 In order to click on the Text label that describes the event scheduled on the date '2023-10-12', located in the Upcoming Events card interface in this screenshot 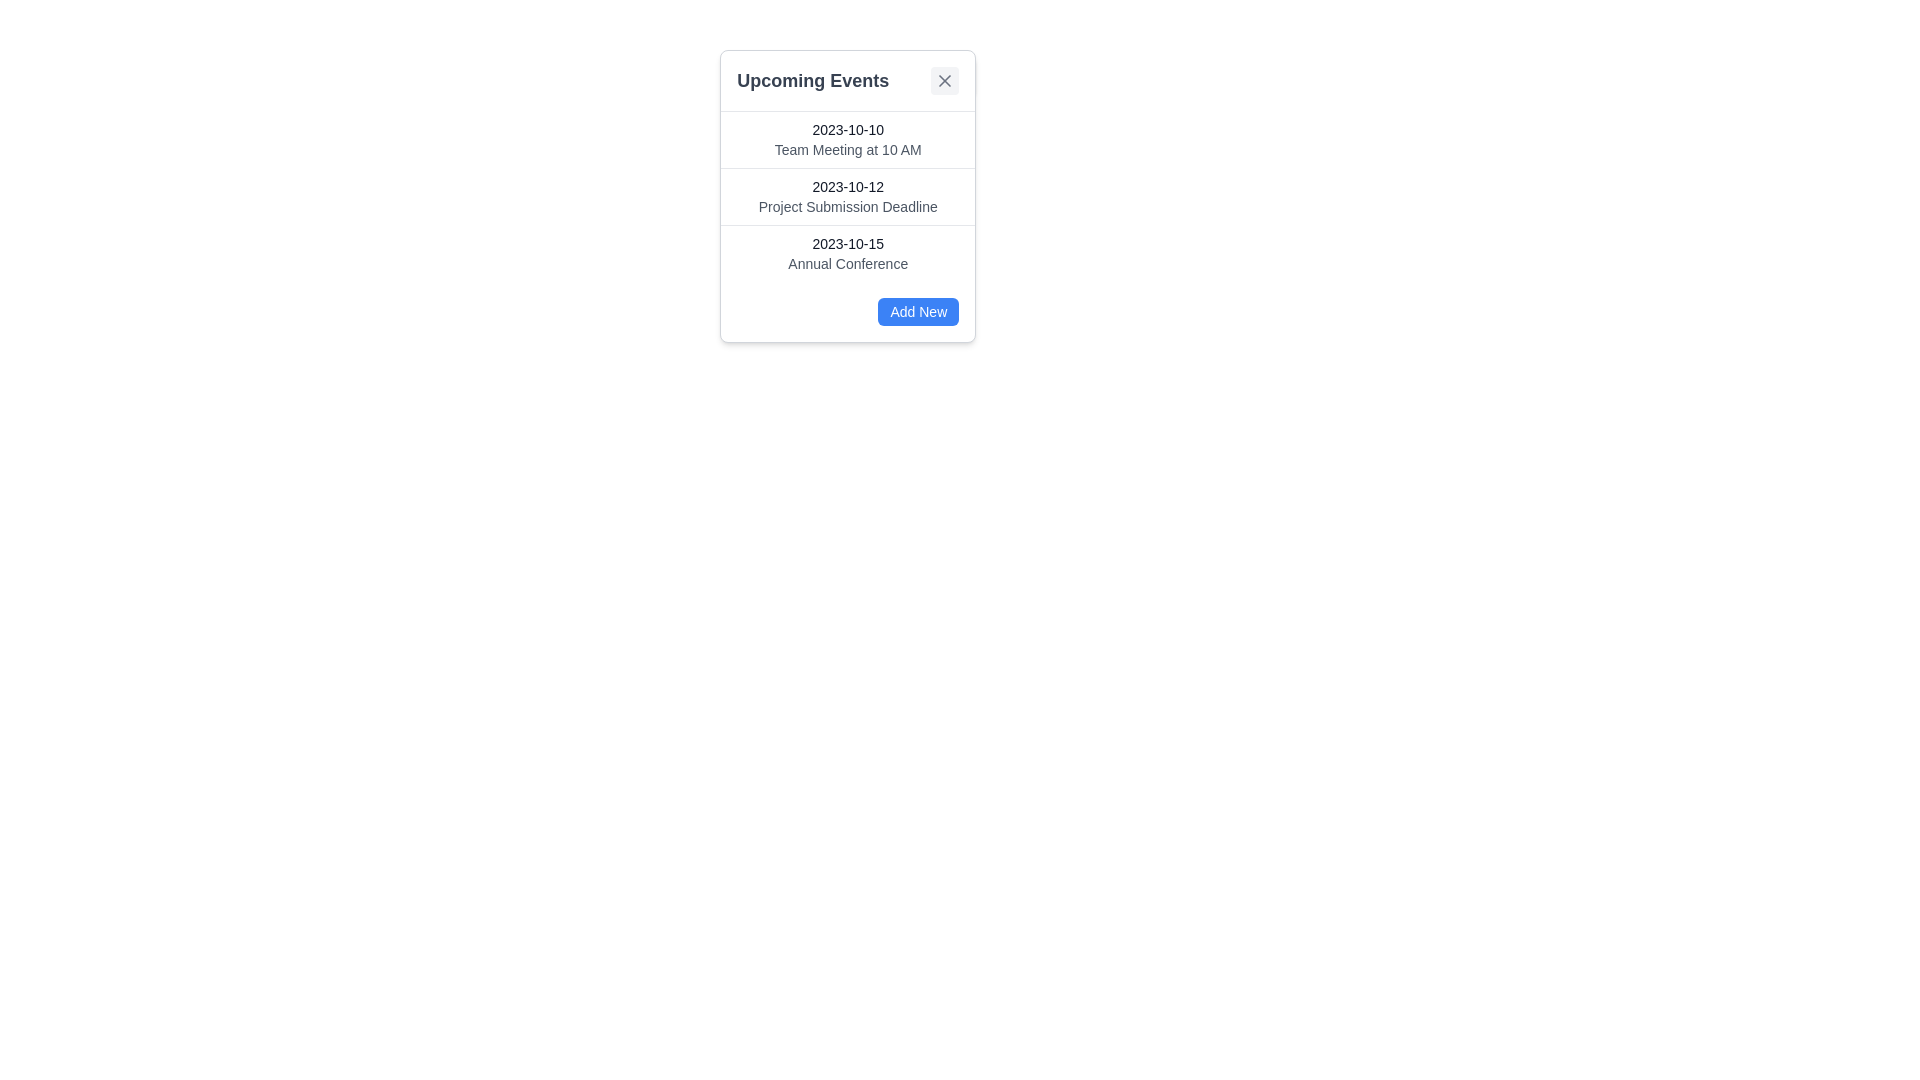, I will do `click(848, 207)`.